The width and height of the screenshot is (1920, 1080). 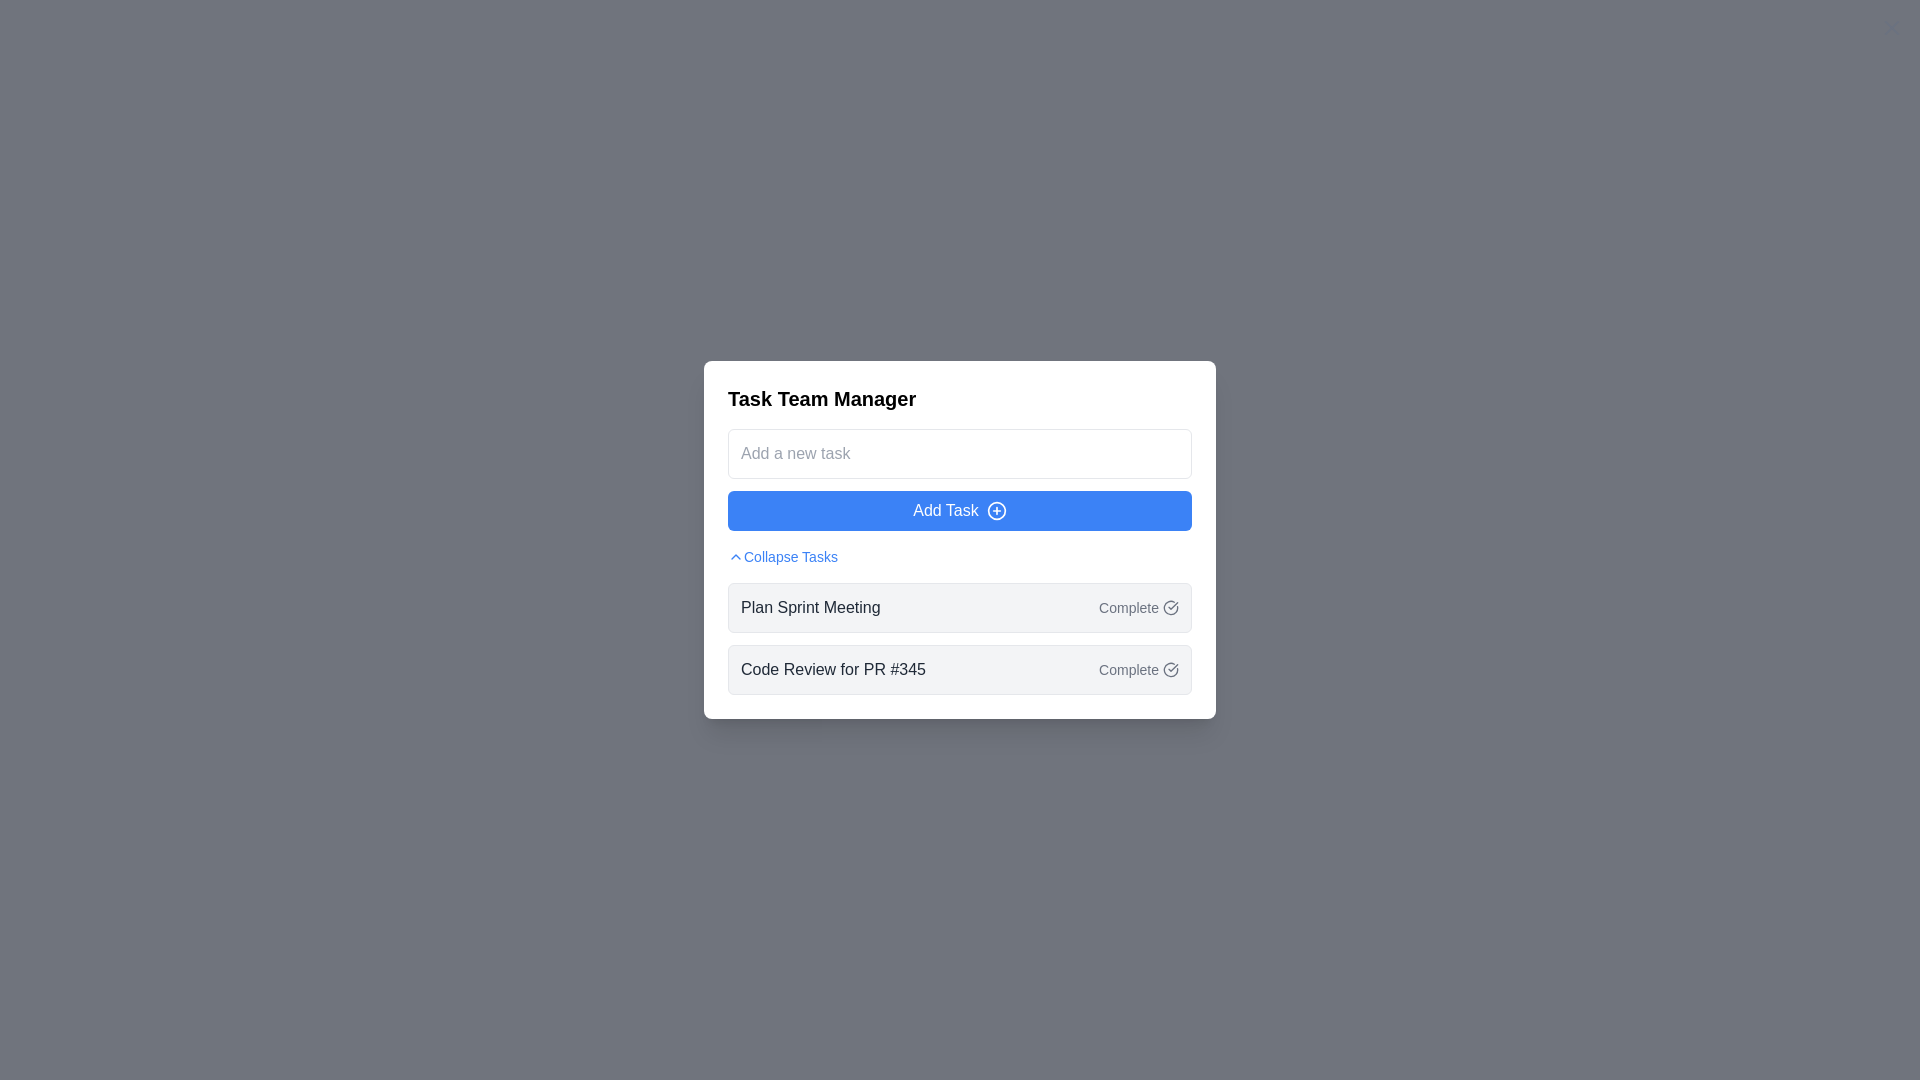 What do you see at coordinates (960, 479) in the screenshot?
I see `the text input field for entering task details, located below the 'Task Team Manager' header and above the 'Add Task' button` at bounding box center [960, 479].